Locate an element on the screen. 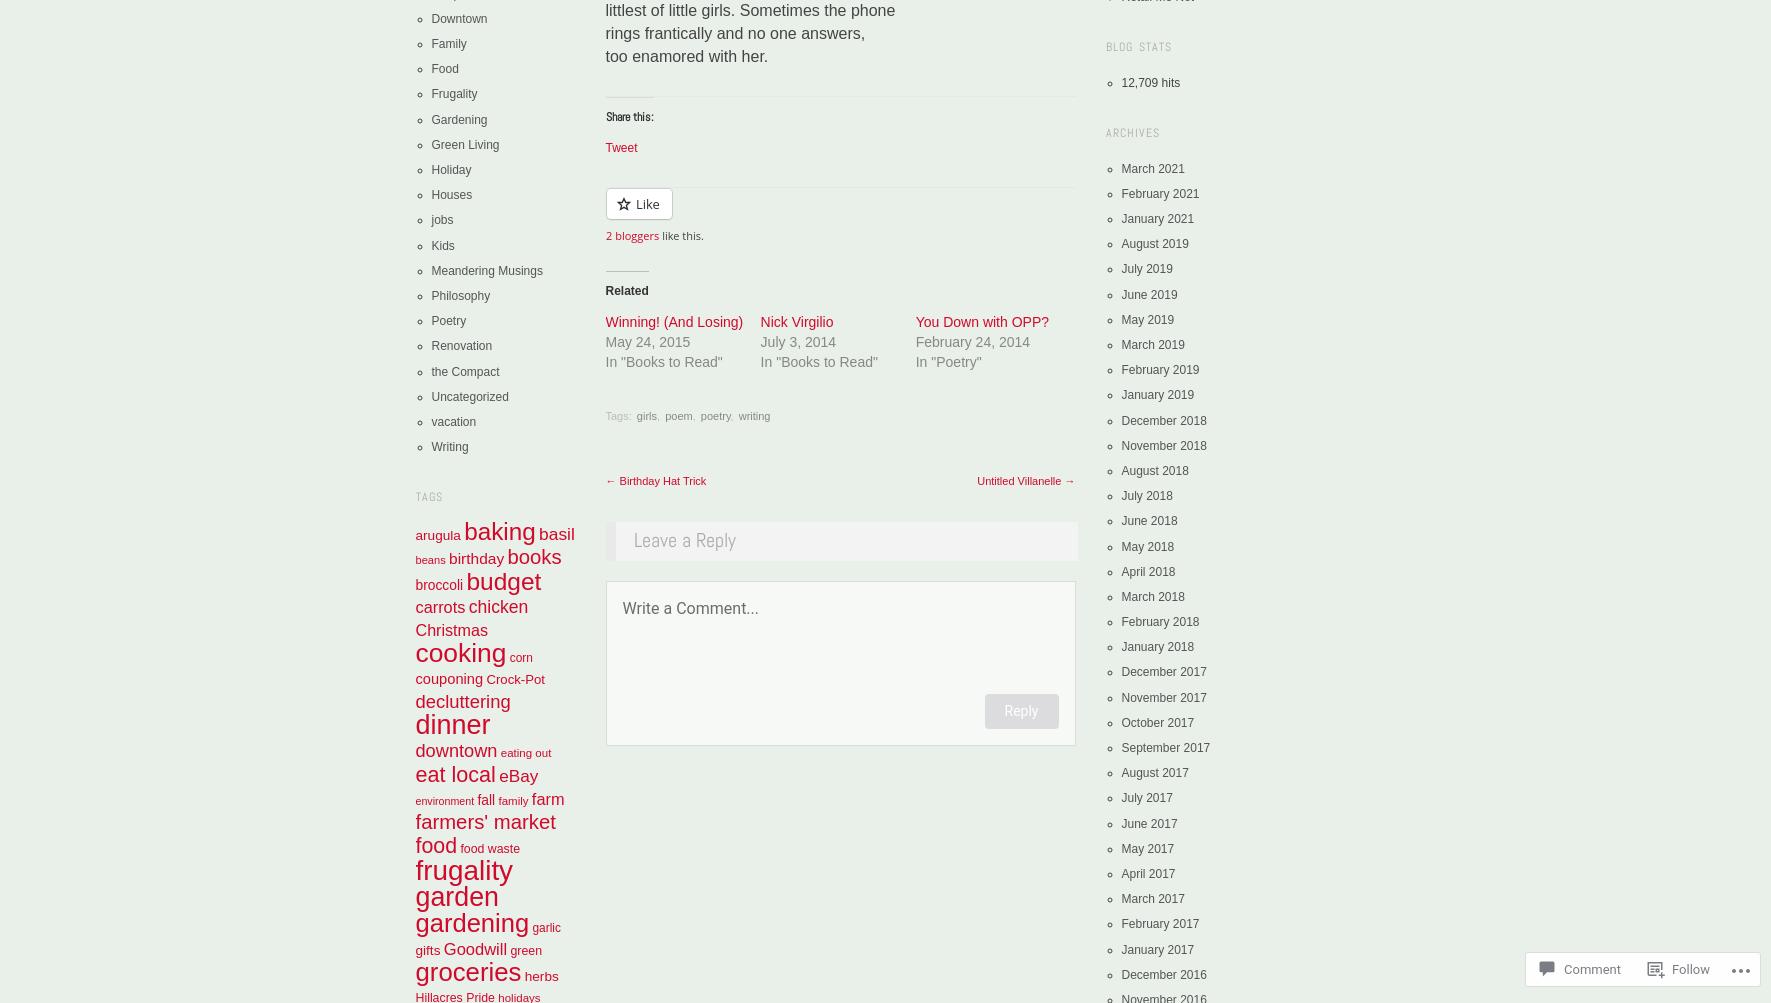 This screenshot has width=1771, height=1003. 'Related' is located at coordinates (625, 290).